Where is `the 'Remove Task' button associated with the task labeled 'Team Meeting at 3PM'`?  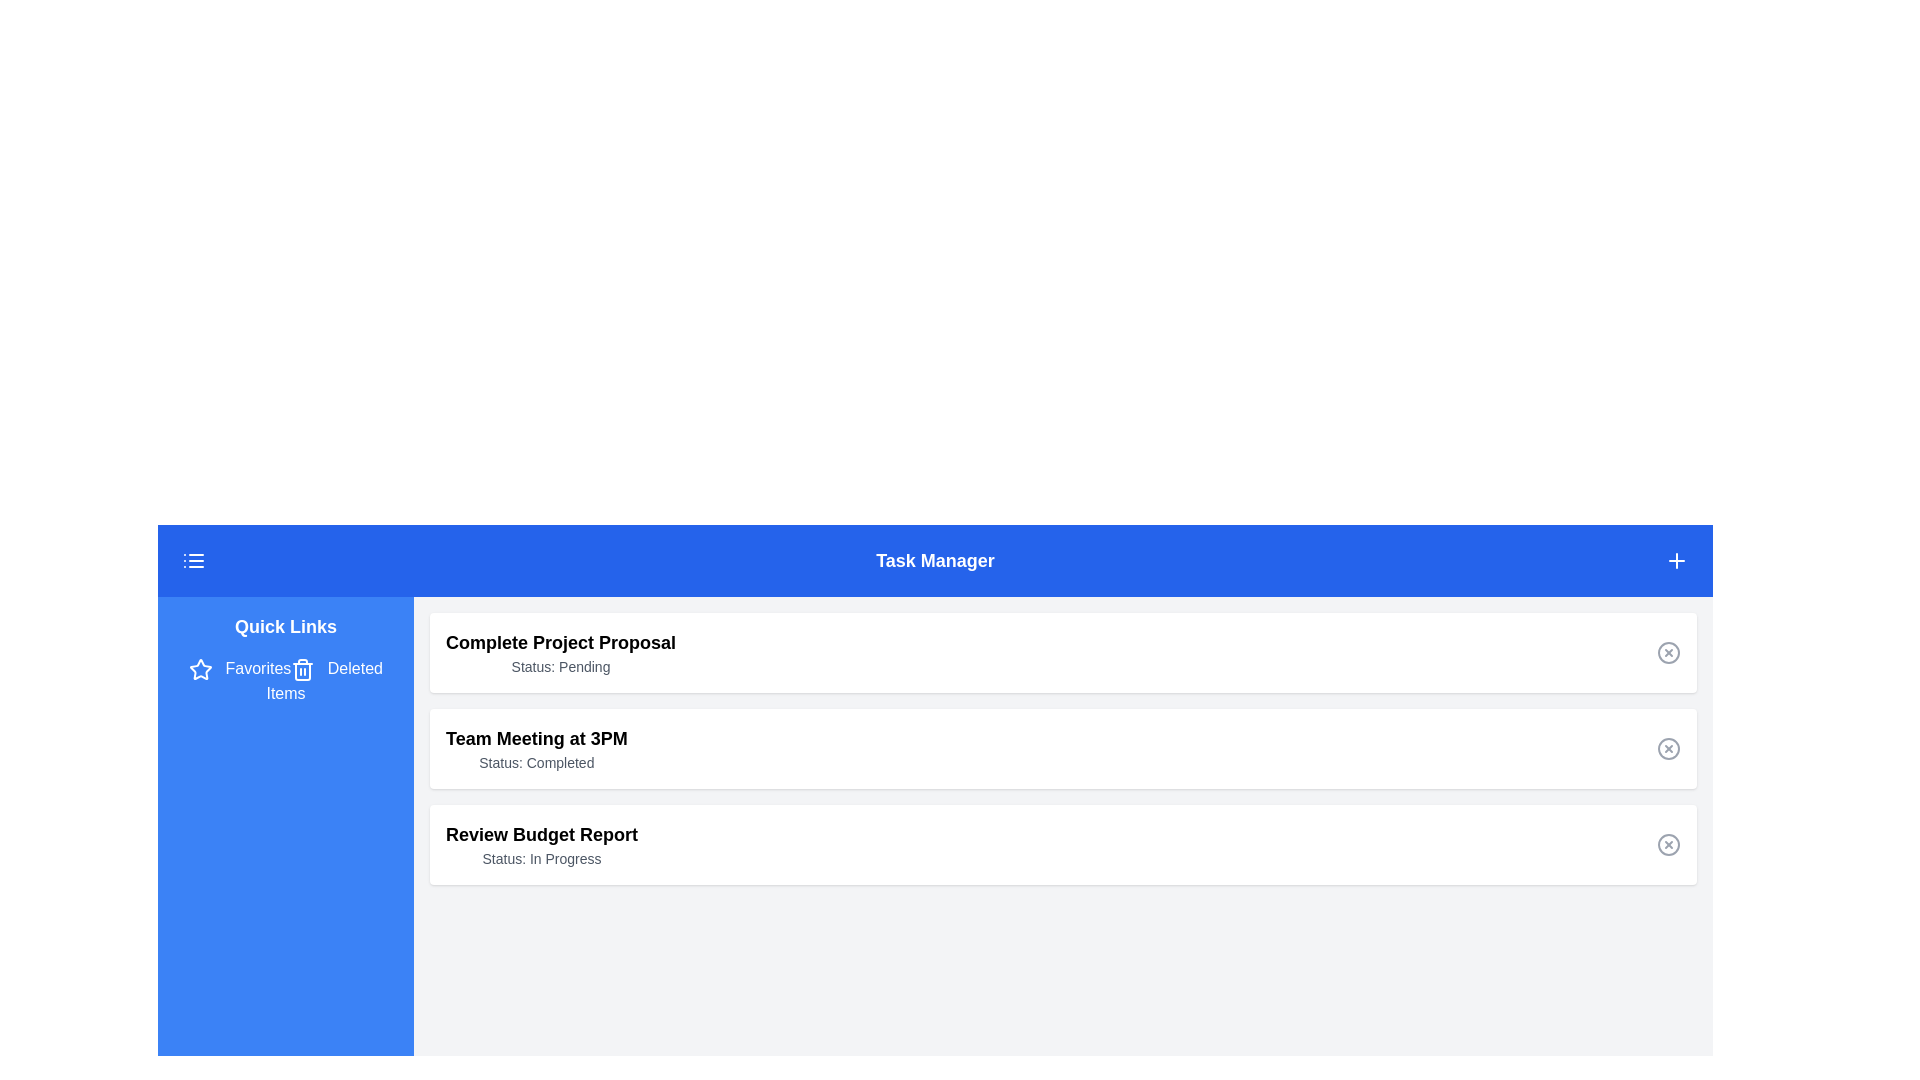
the 'Remove Task' button associated with the task labeled 'Team Meeting at 3PM' is located at coordinates (1669, 748).